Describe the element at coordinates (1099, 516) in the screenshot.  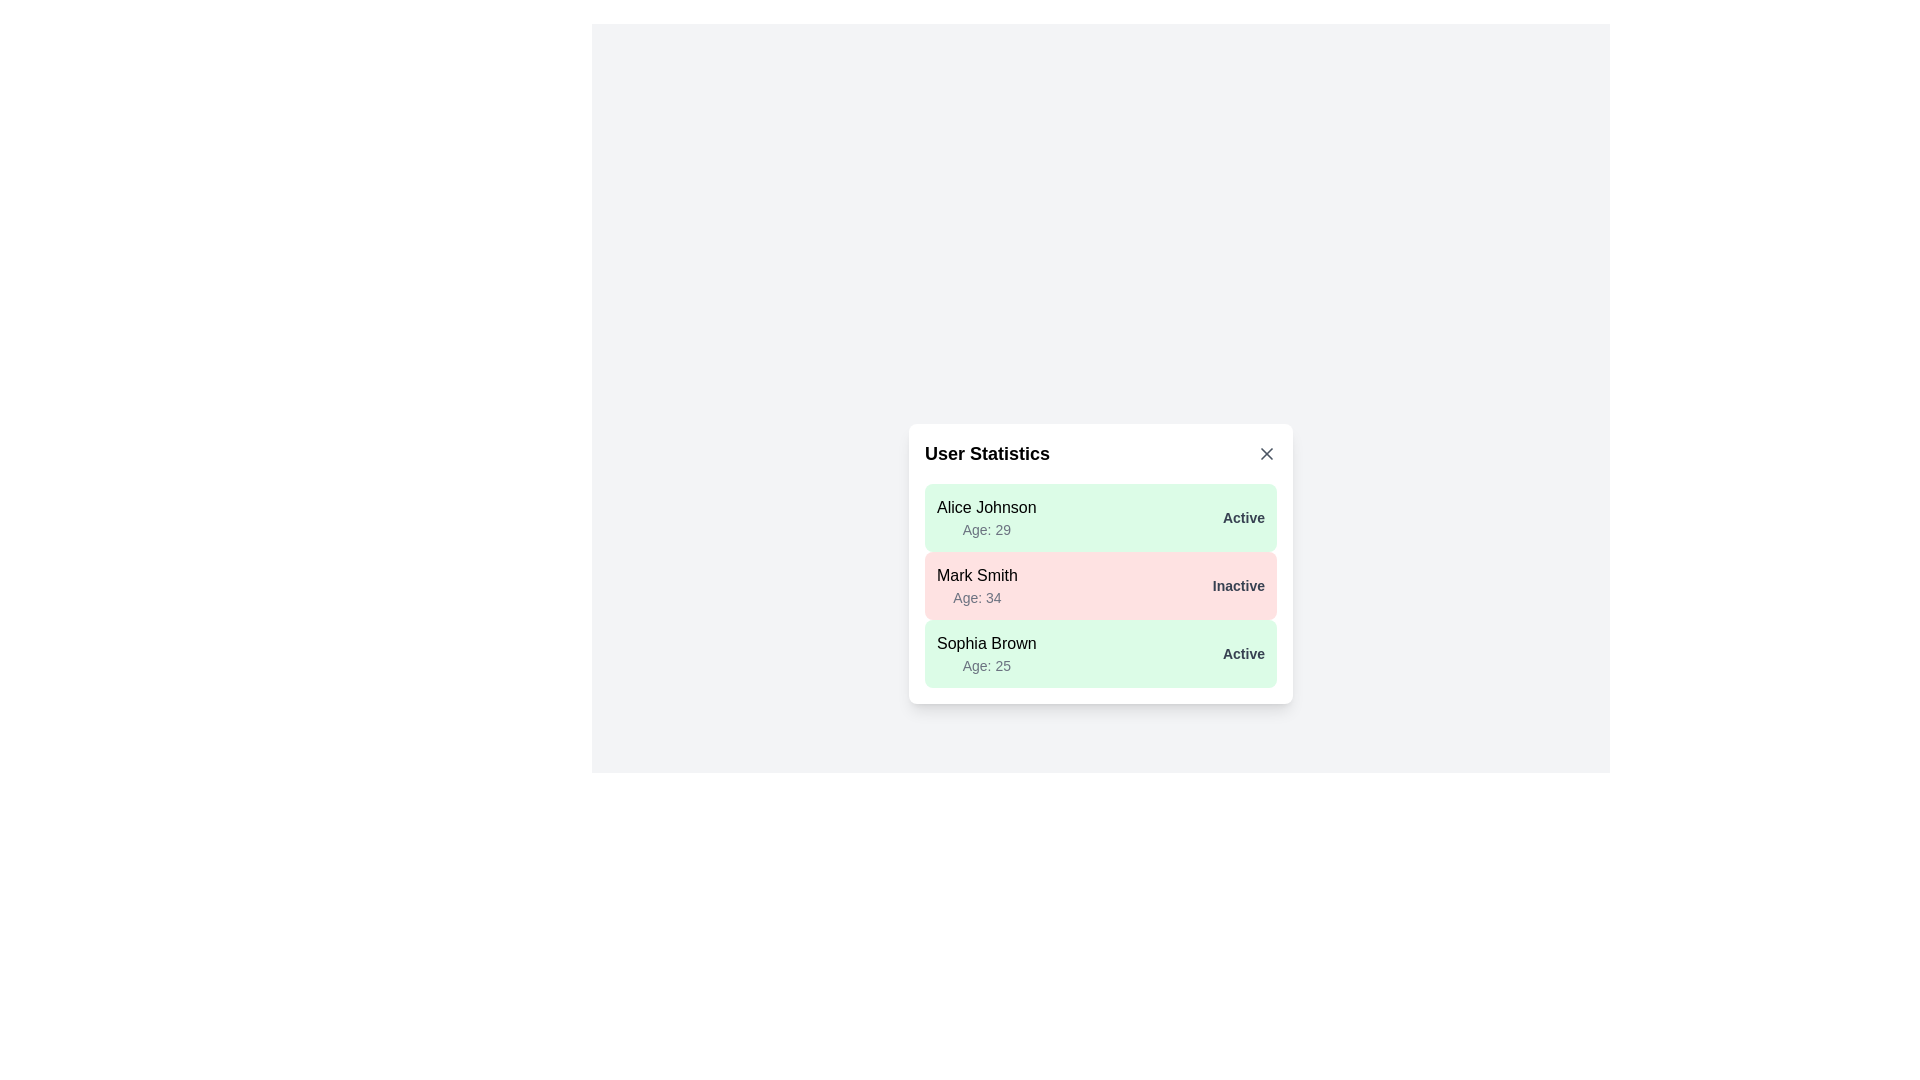
I see `the user entry corresponding to Alice Johnson to inspect their details` at that location.